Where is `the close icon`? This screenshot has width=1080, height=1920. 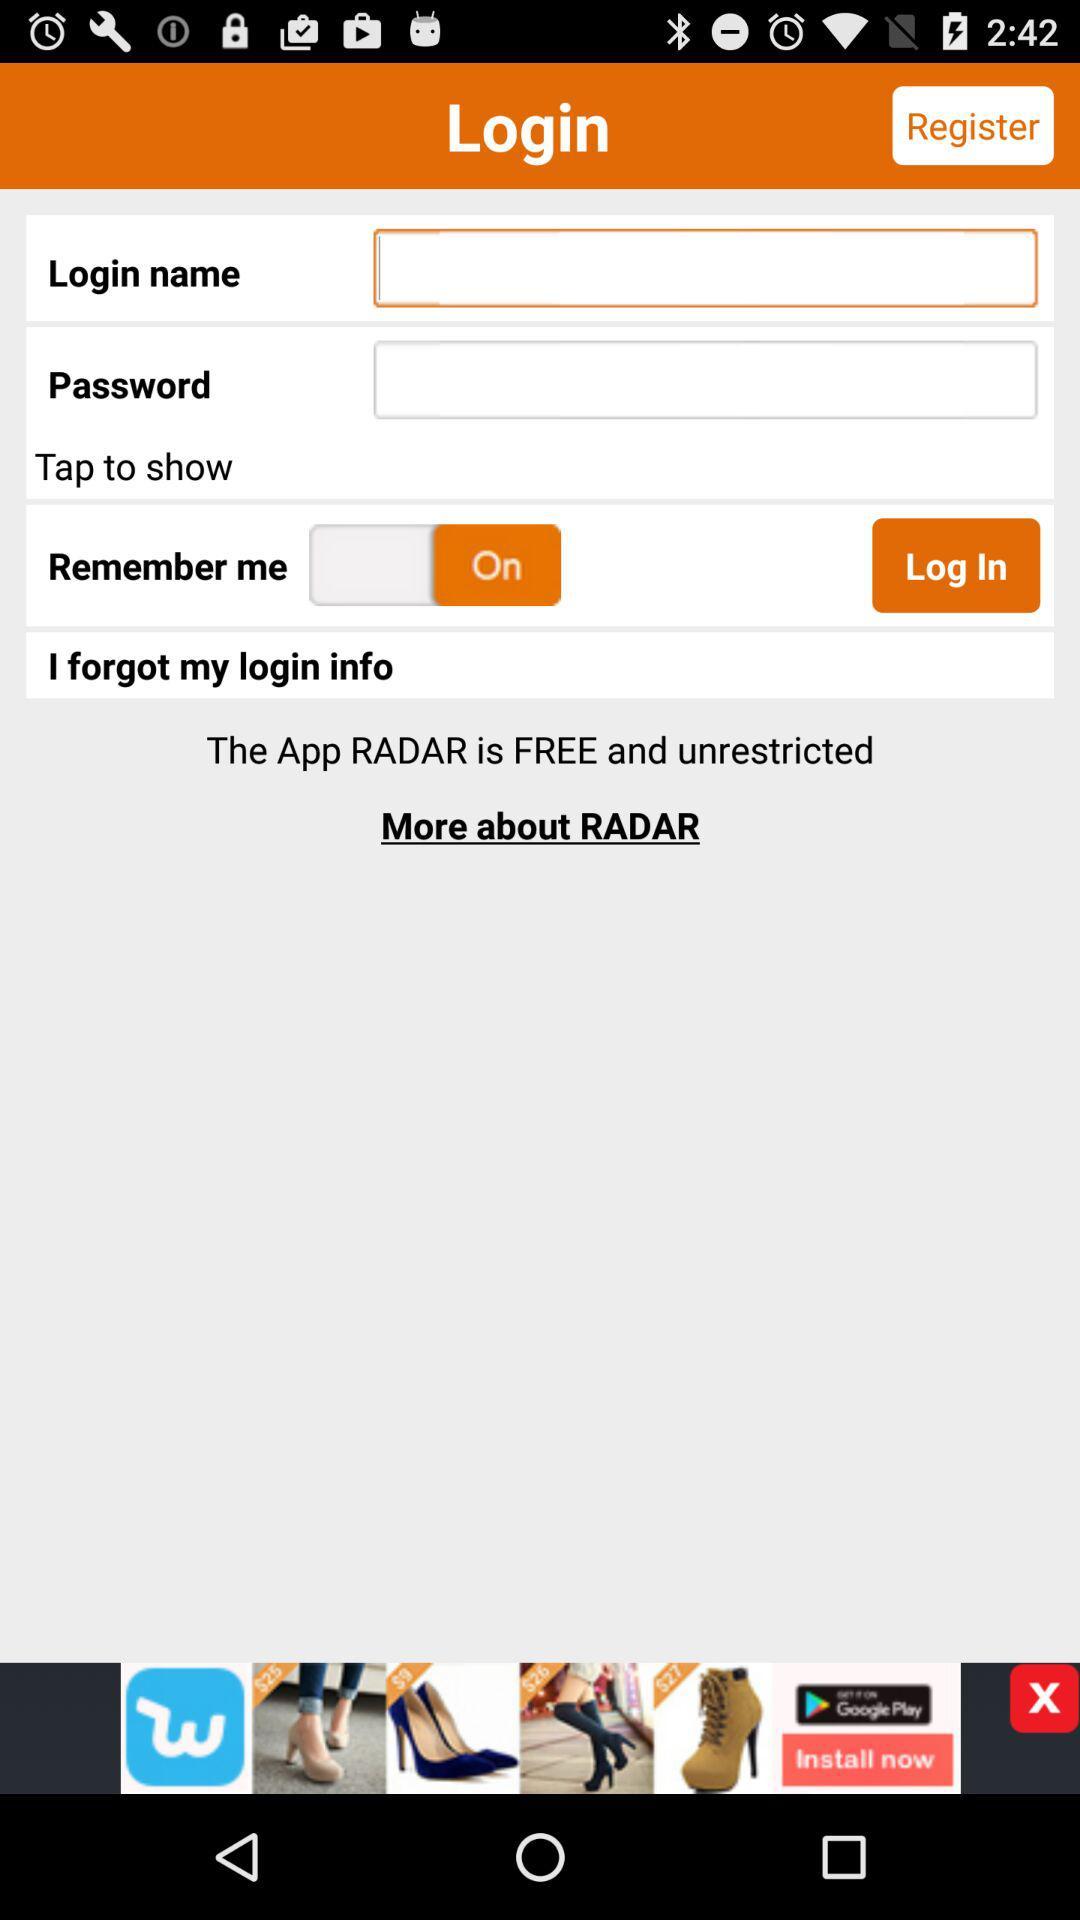 the close icon is located at coordinates (1043, 1817).